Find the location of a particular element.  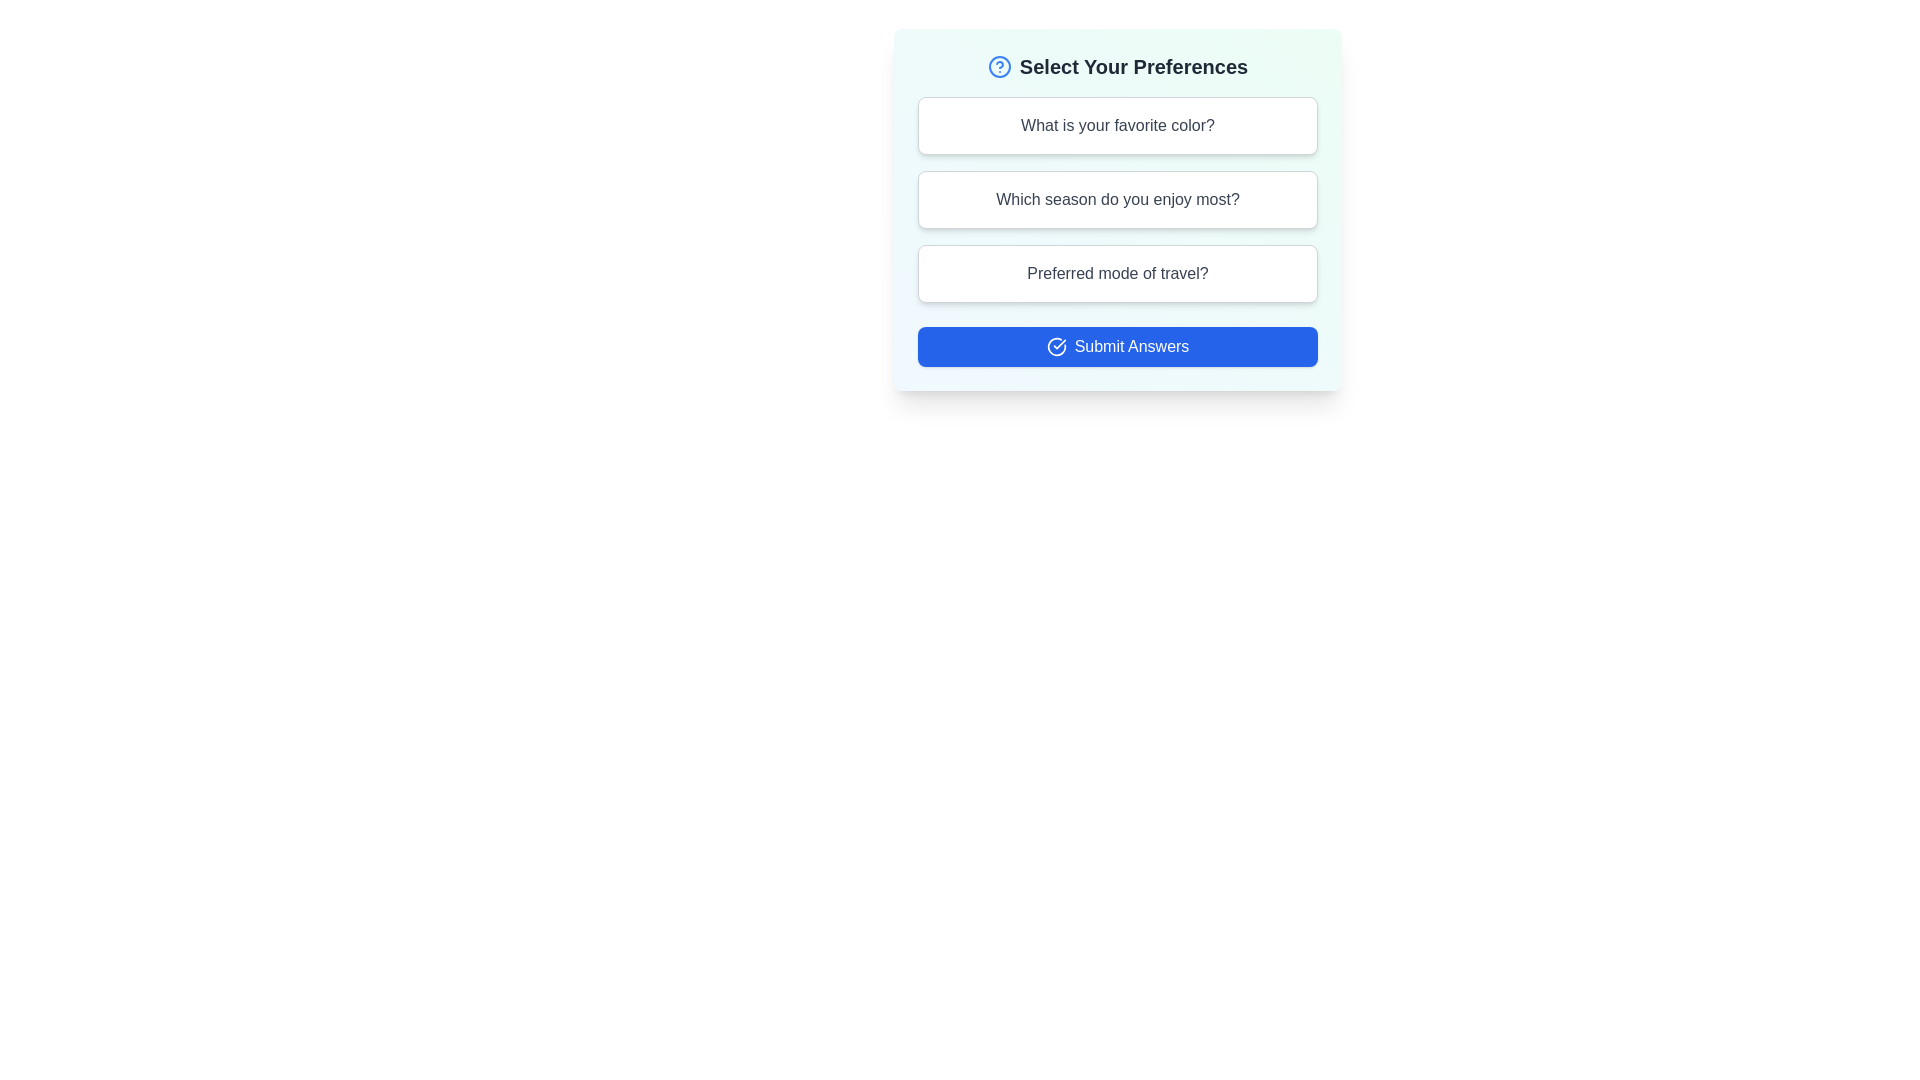

the question card labeled 'Preferred mode of travel?' to preview its selection state is located at coordinates (1117, 273).